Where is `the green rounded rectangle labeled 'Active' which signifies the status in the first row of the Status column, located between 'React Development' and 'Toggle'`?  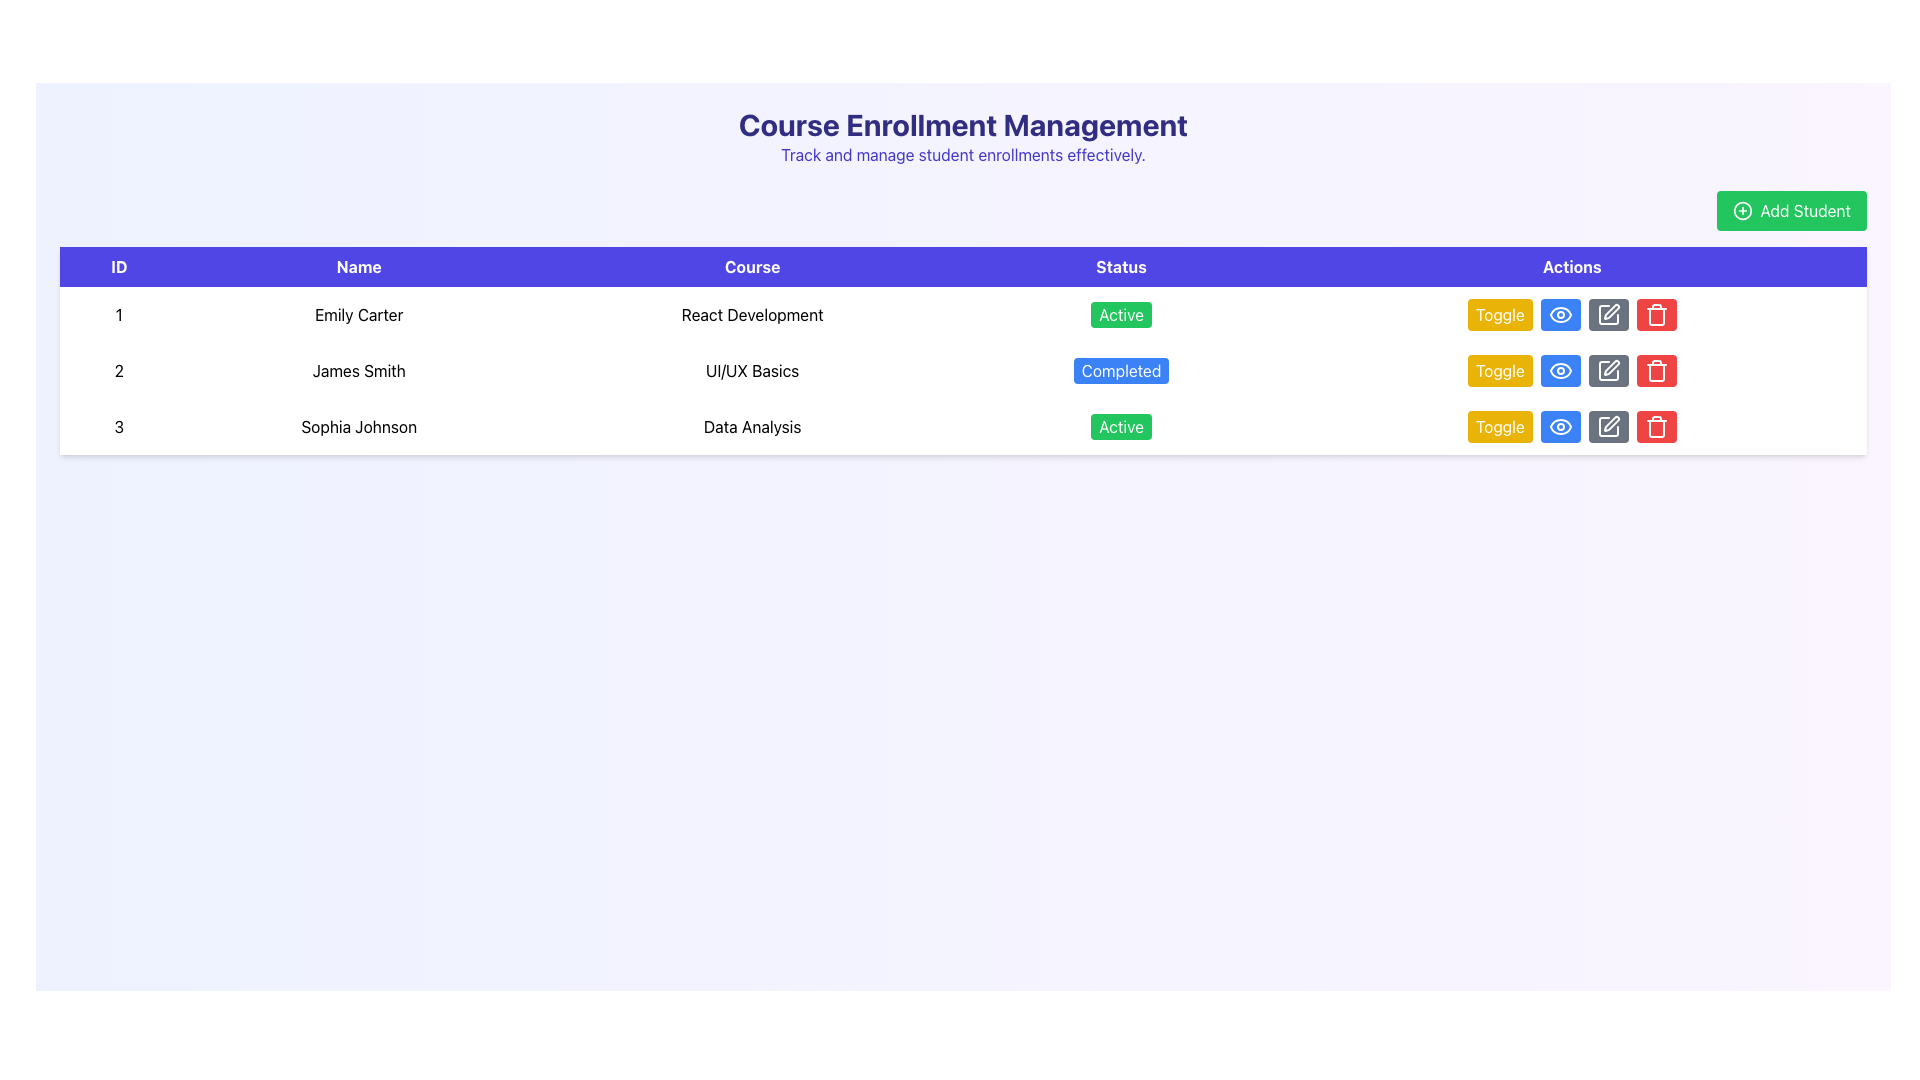 the green rounded rectangle labeled 'Active' which signifies the status in the first row of the Status column, located between 'React Development' and 'Toggle' is located at coordinates (1121, 315).